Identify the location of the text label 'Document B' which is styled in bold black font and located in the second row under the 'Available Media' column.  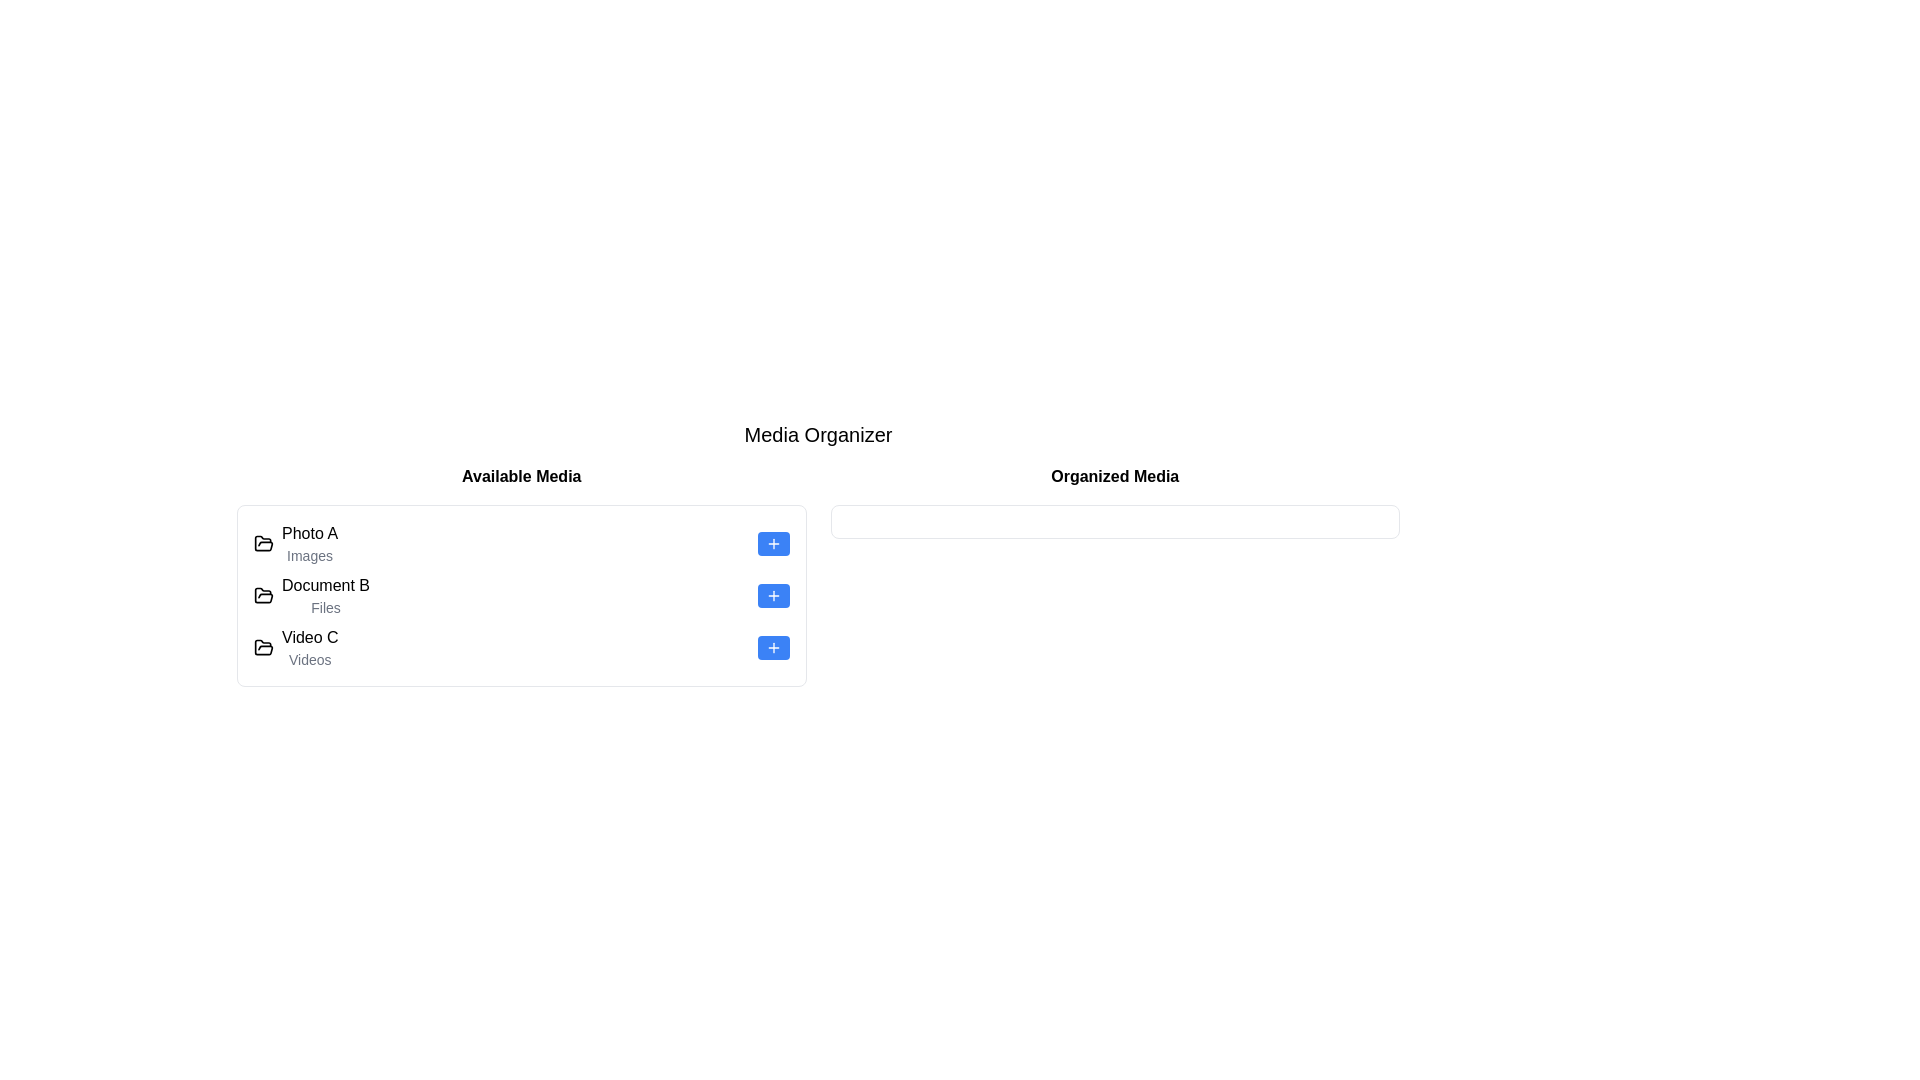
(326, 585).